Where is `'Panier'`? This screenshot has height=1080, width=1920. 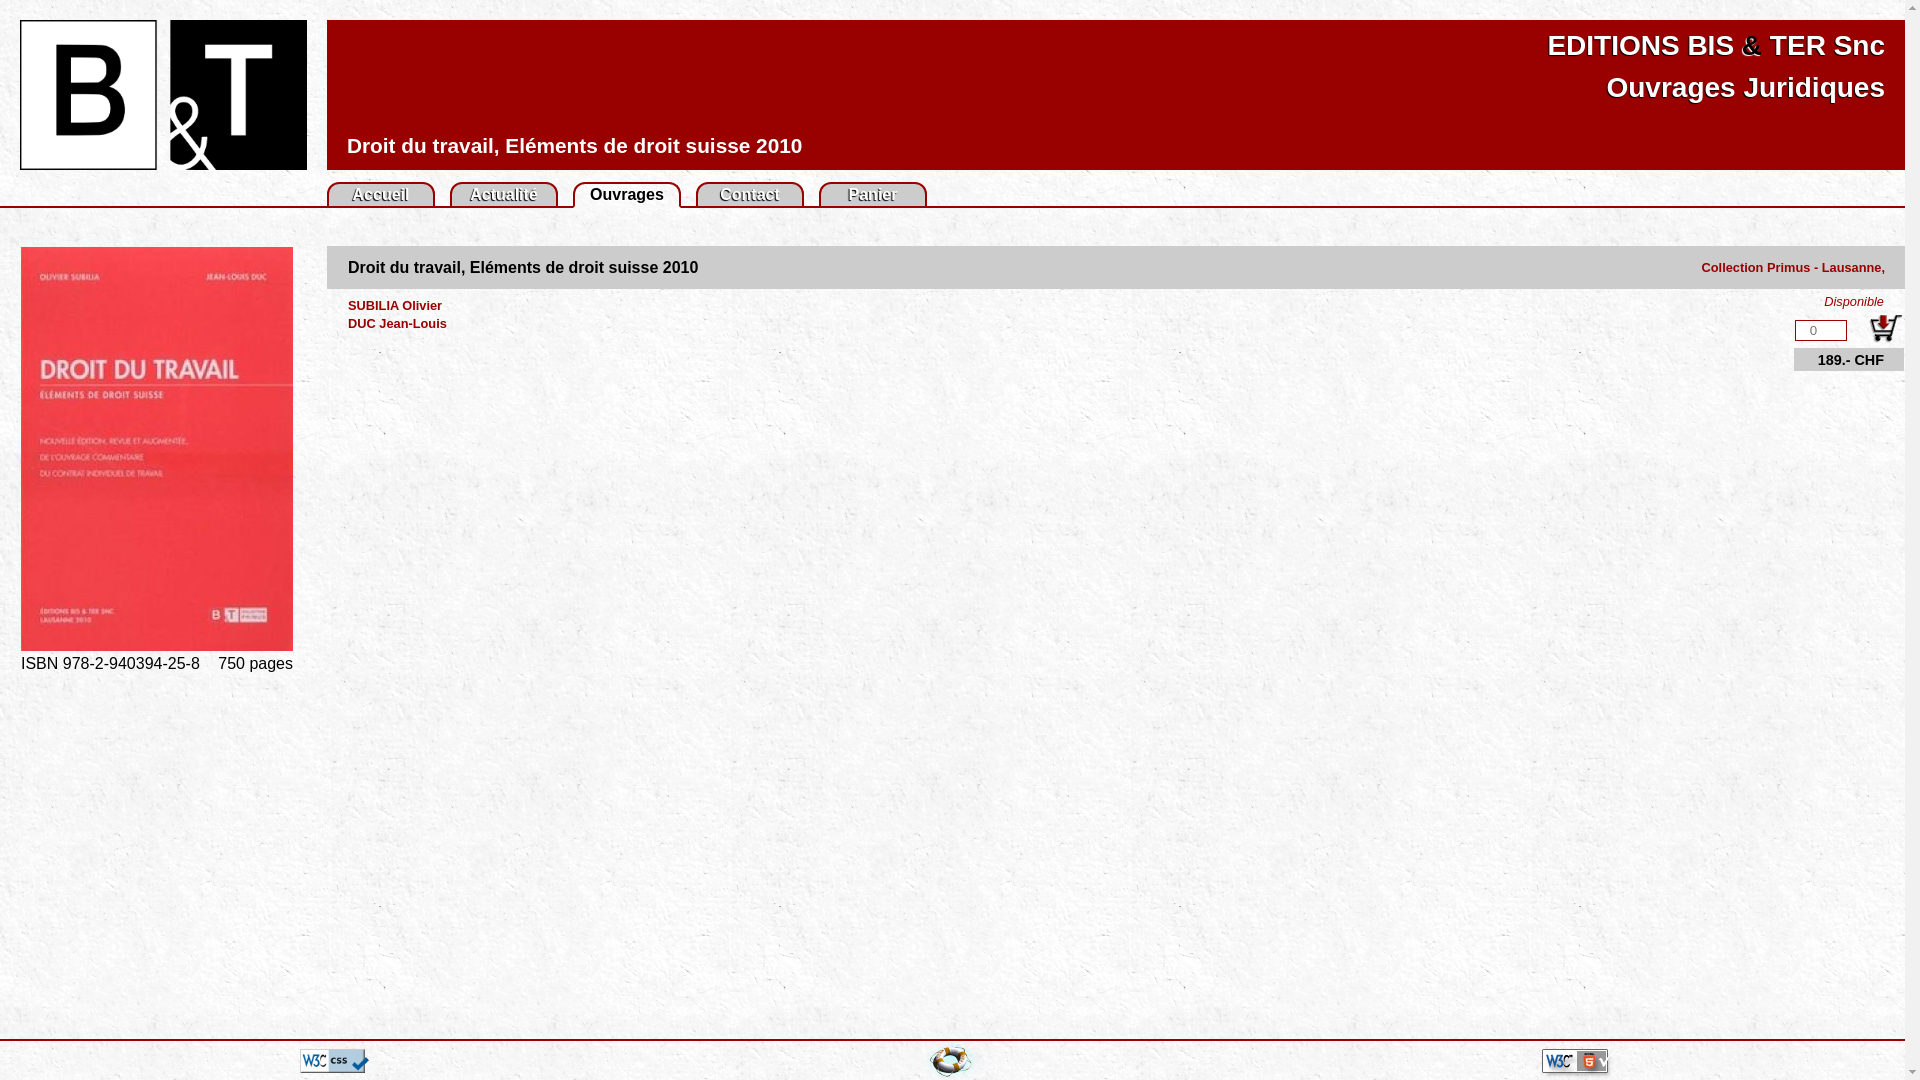
'Panier' is located at coordinates (873, 194).